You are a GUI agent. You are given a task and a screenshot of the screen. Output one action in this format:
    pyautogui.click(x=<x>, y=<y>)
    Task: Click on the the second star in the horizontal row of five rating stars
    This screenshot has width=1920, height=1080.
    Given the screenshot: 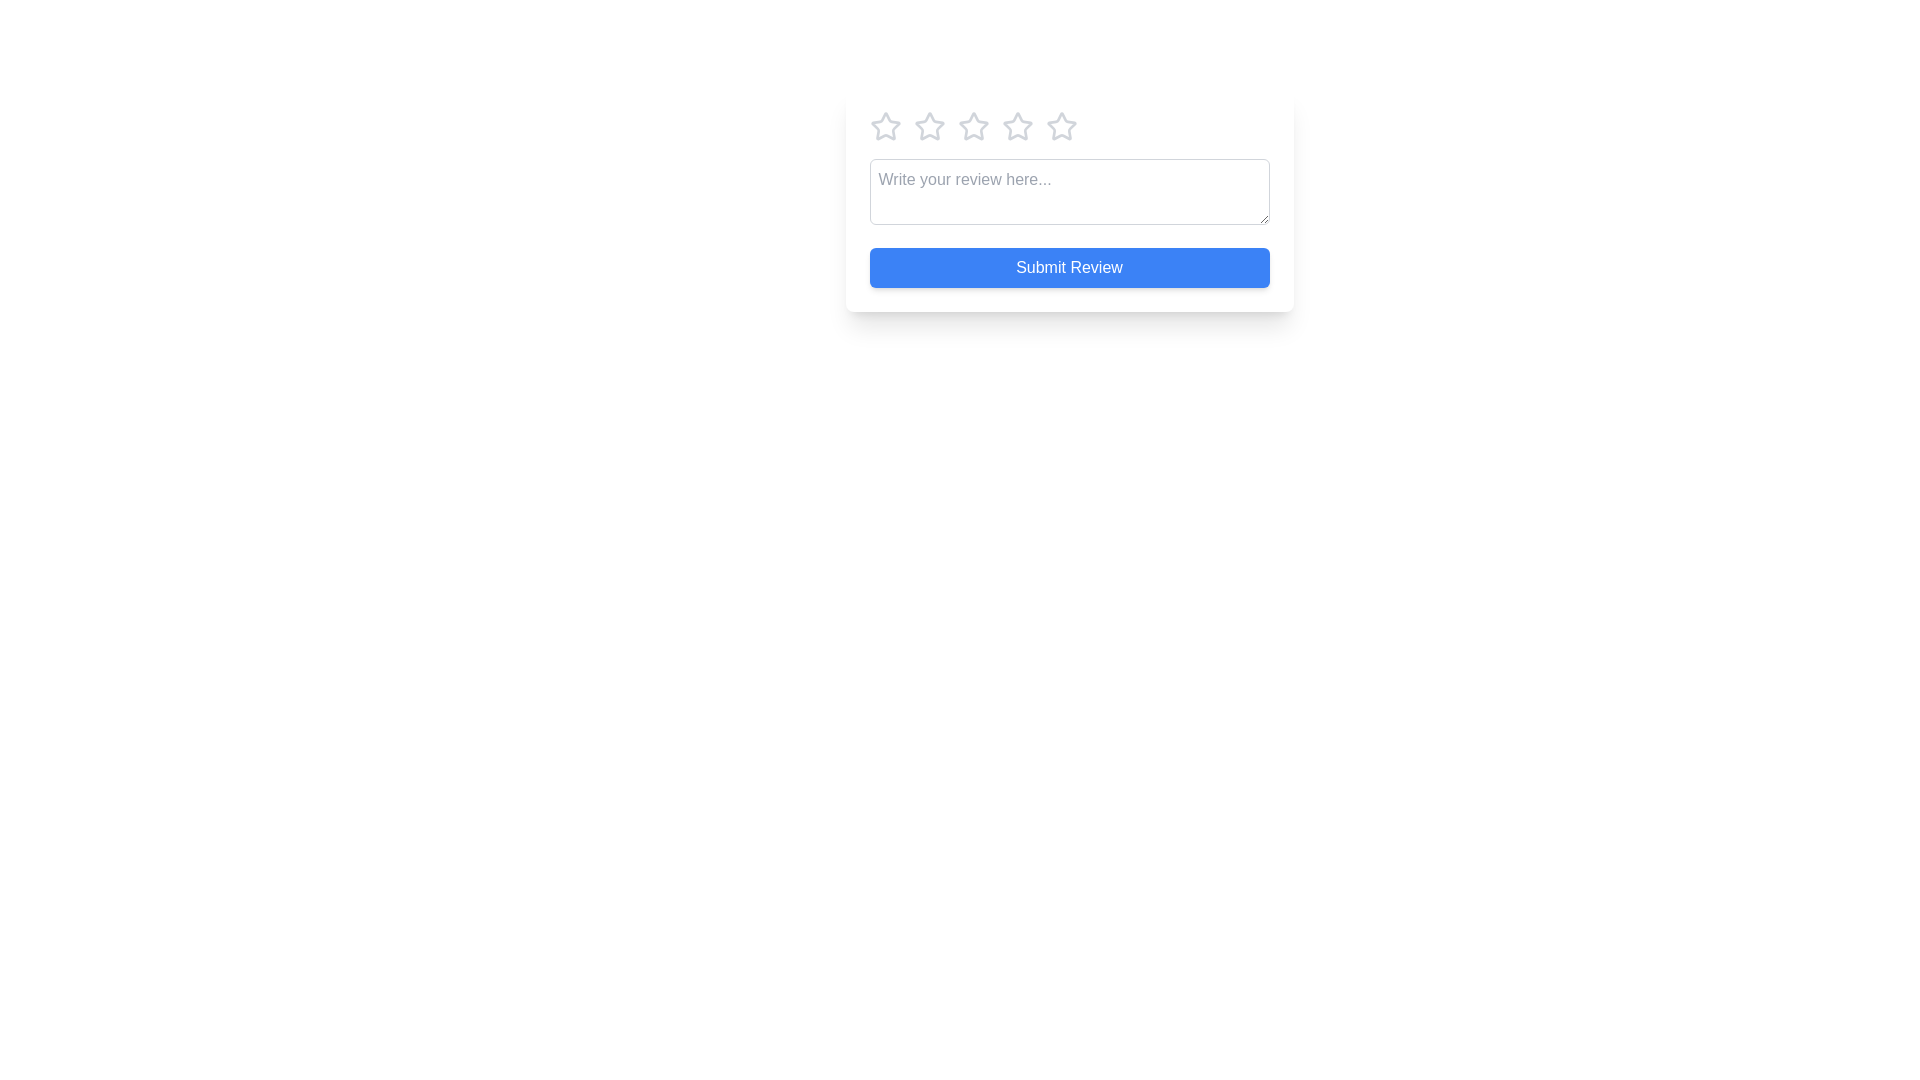 What is the action you would take?
    pyautogui.click(x=1017, y=126)
    